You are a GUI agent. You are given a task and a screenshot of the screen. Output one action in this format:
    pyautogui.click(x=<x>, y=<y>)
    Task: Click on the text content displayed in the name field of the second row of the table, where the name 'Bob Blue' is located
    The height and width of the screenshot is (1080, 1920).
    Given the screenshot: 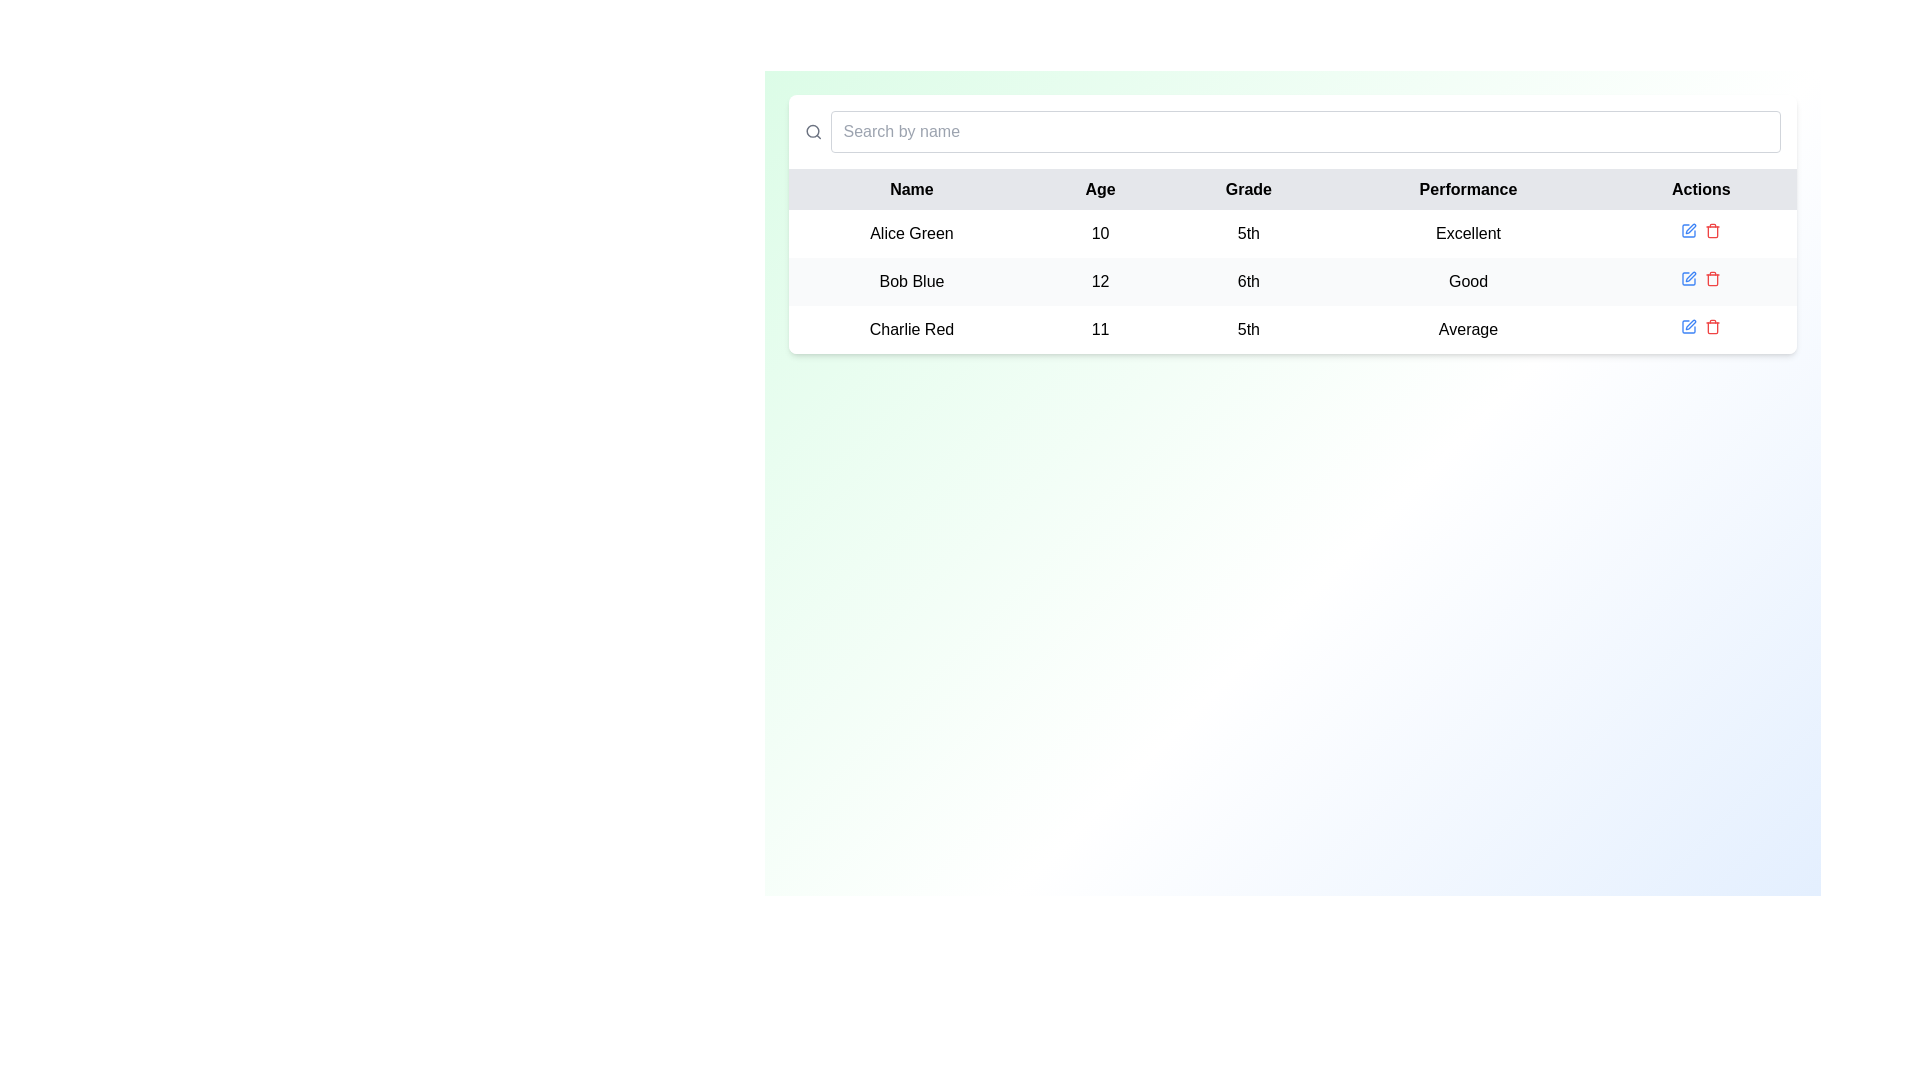 What is the action you would take?
    pyautogui.click(x=911, y=281)
    